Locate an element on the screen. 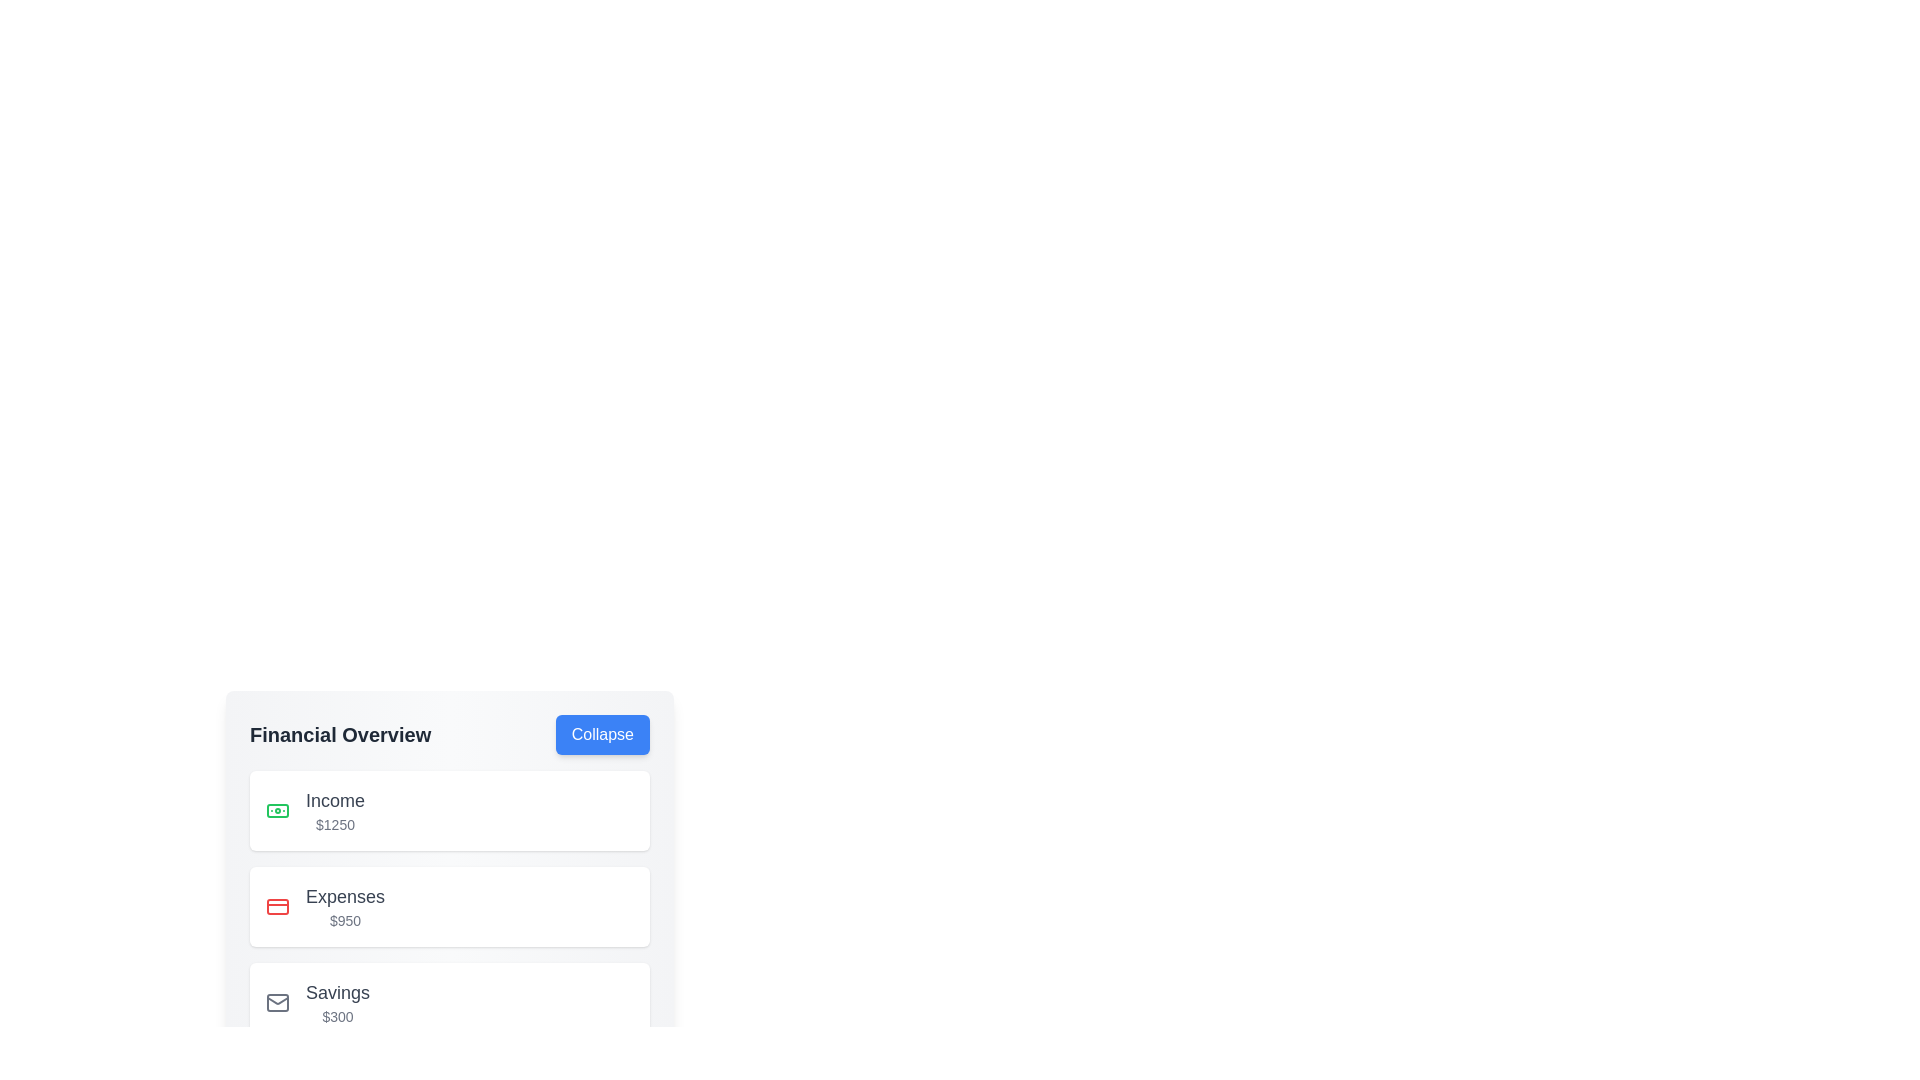 The width and height of the screenshot is (1920, 1080). the text label displaying '$950' located under the 'Expenses' section in the financial overview interface for comparison with other categories is located at coordinates (345, 921).